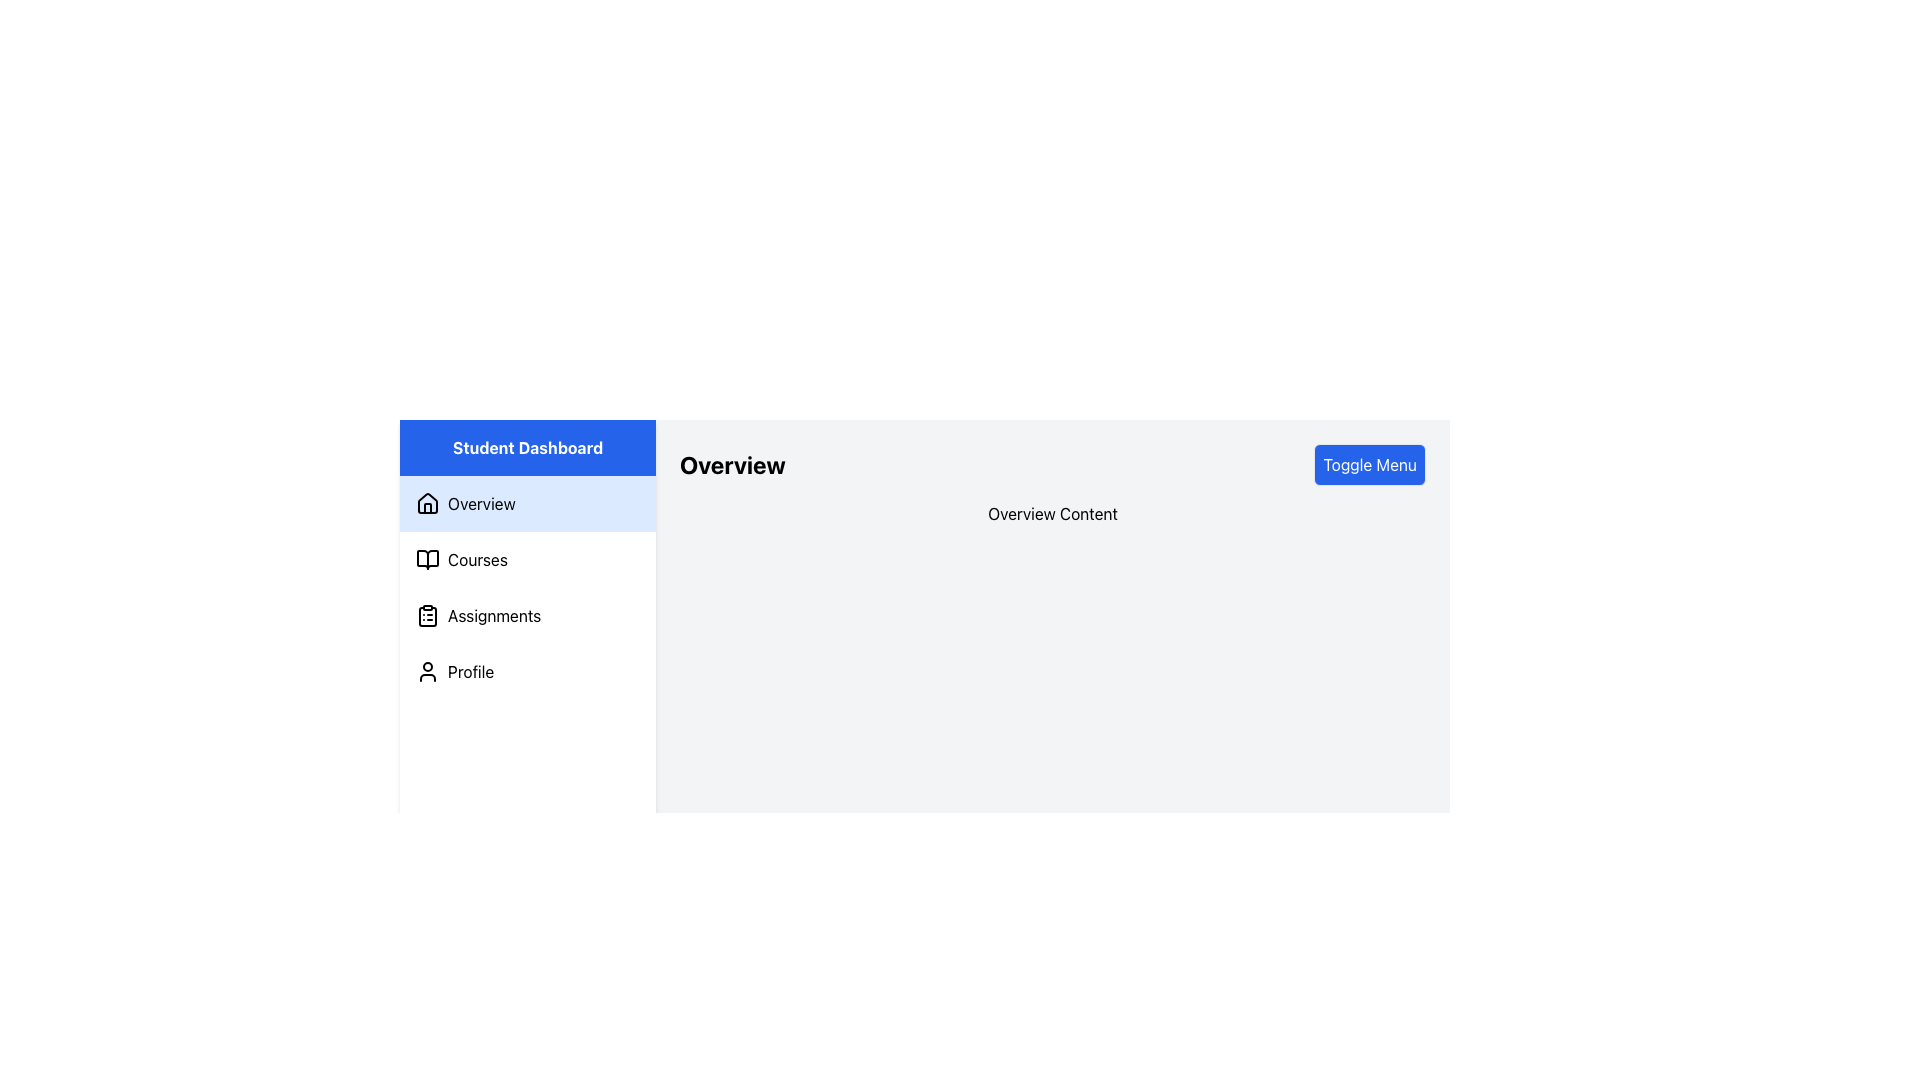  Describe the element at coordinates (731, 465) in the screenshot. I see `the bold 'Overview' text label, which is displayed in large size and black color, located in a light gray background area, positioned at the upper-center part of the main content area` at that location.